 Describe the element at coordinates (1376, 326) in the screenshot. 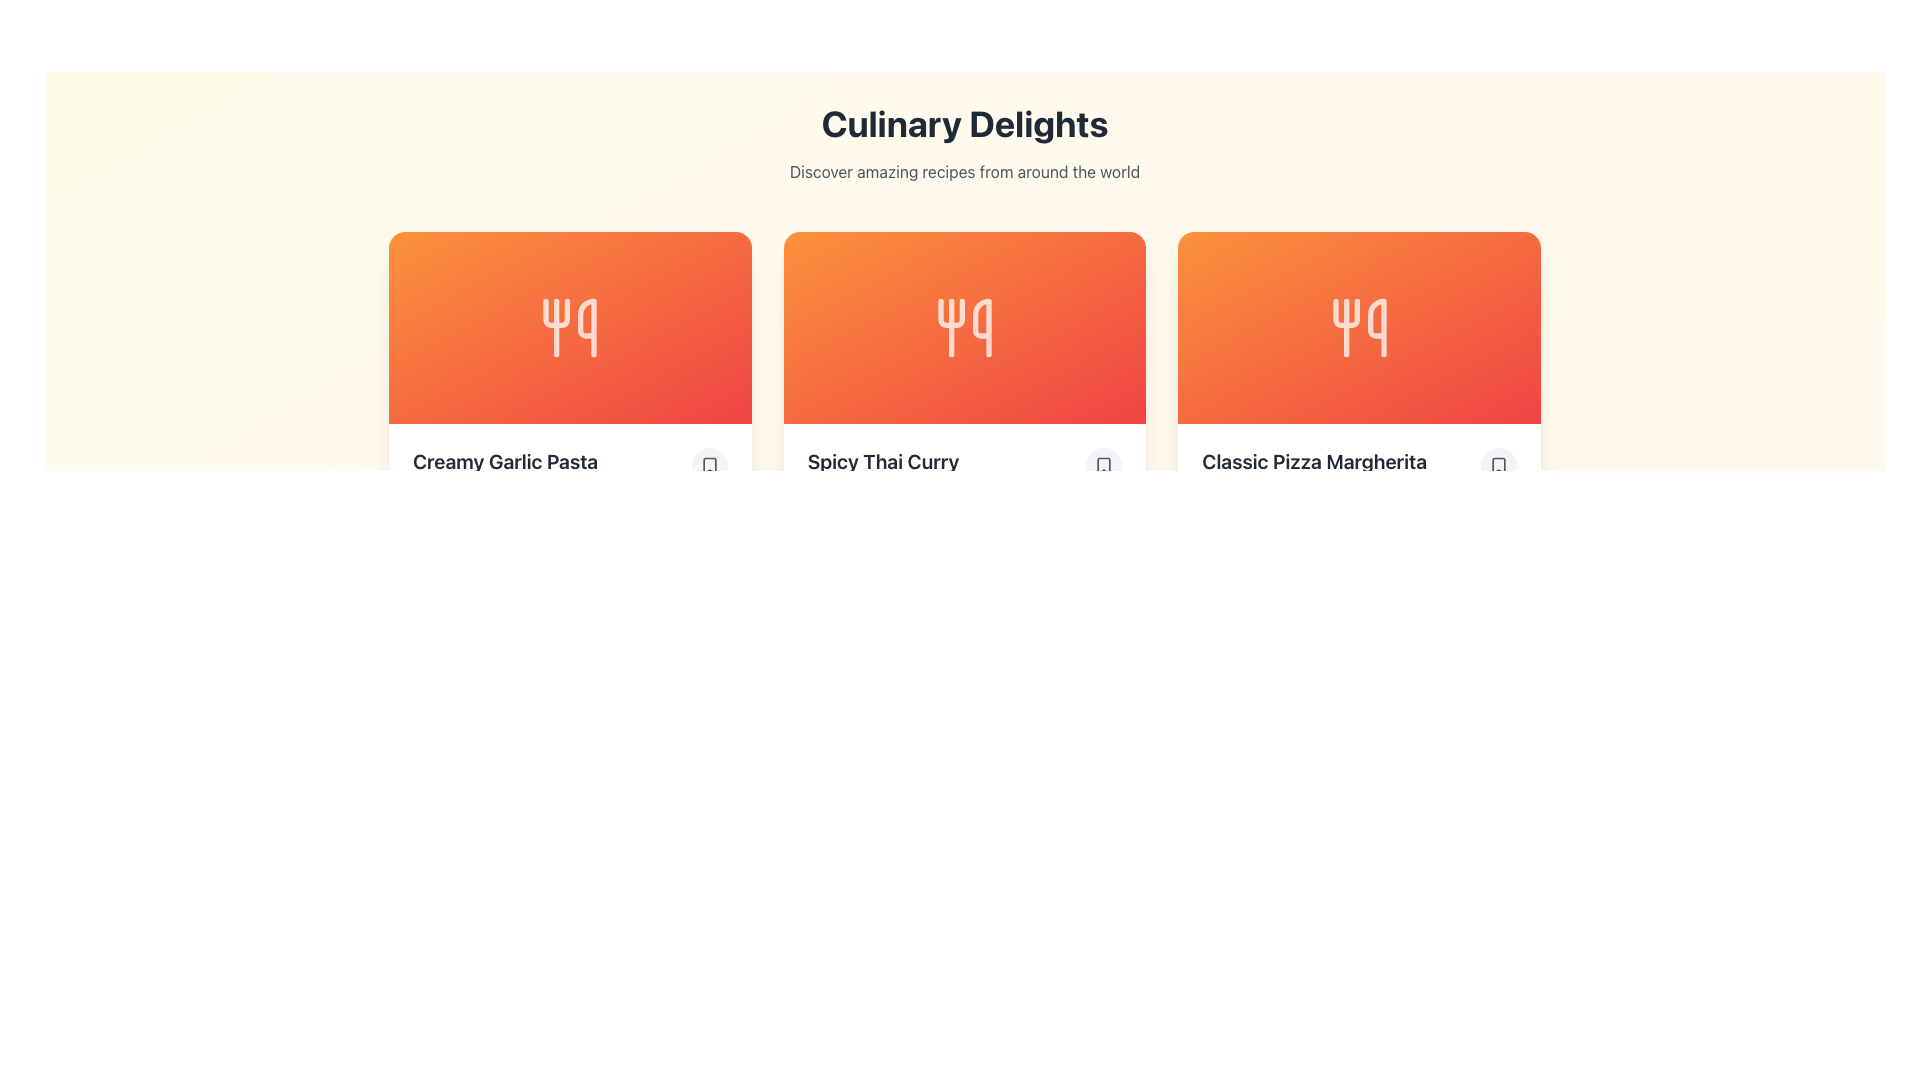

I see `the graphical decorative element representing utensils or food-related equipment on the 'Classic Pizza Margherita' recipe card, positioned as the rightmost element in a horizontal group` at that location.